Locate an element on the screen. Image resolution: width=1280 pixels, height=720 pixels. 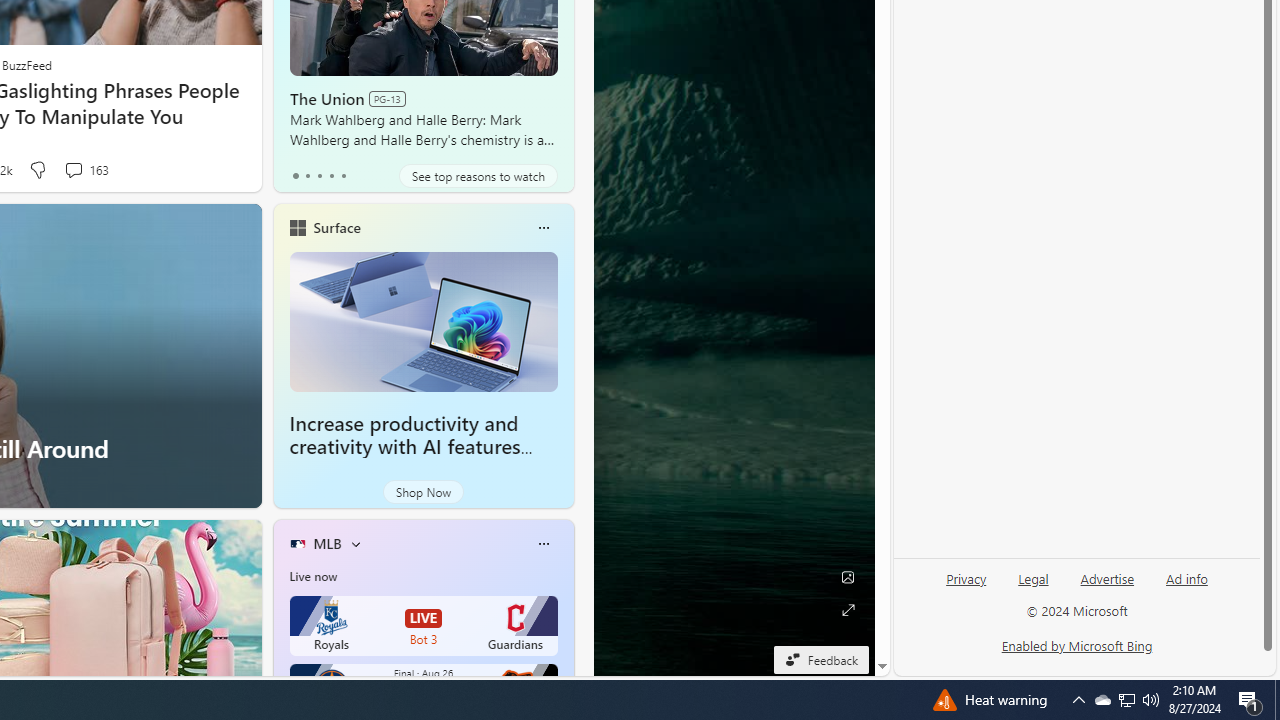
'View comments 163 Comment' is located at coordinates (84, 169).